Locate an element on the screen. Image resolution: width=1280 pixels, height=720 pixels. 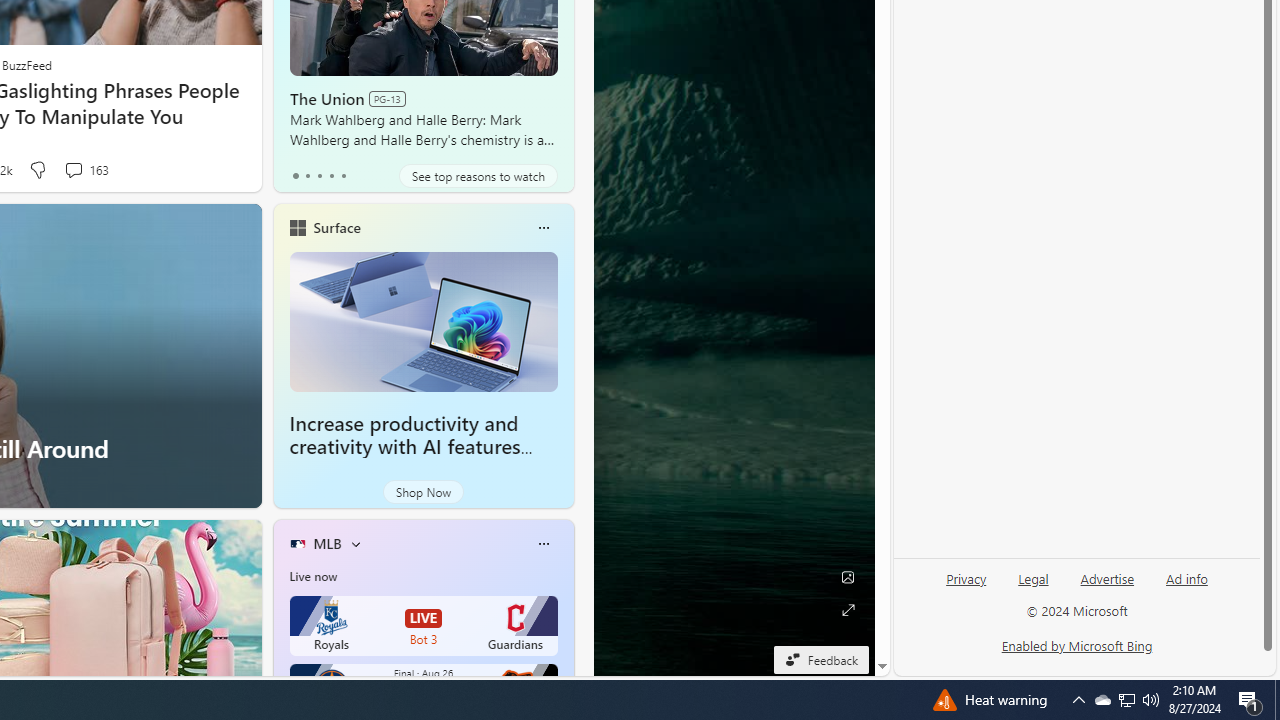
'View comments 163 Comment' is located at coordinates (84, 169).